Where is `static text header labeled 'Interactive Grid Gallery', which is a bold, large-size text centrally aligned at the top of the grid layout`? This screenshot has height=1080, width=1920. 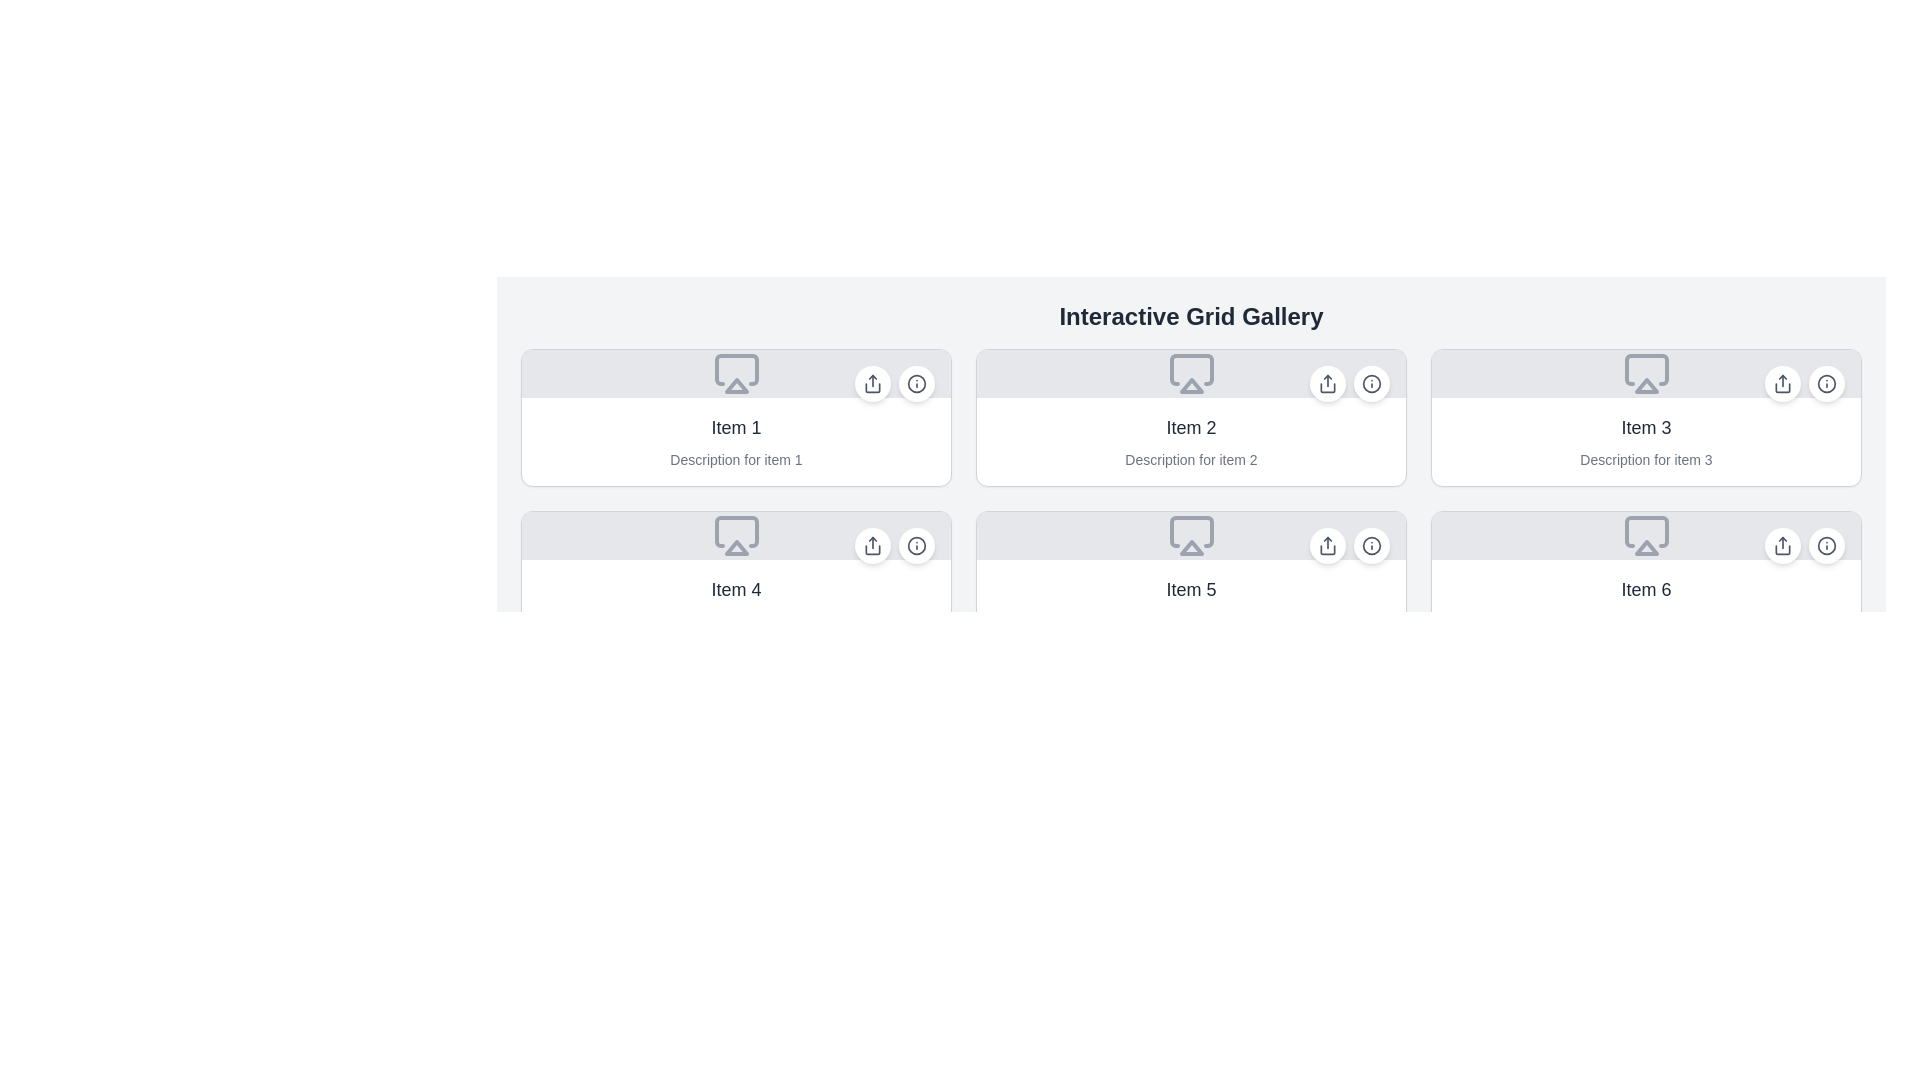 static text header labeled 'Interactive Grid Gallery', which is a bold, large-size text centrally aligned at the top of the grid layout is located at coordinates (1191, 315).